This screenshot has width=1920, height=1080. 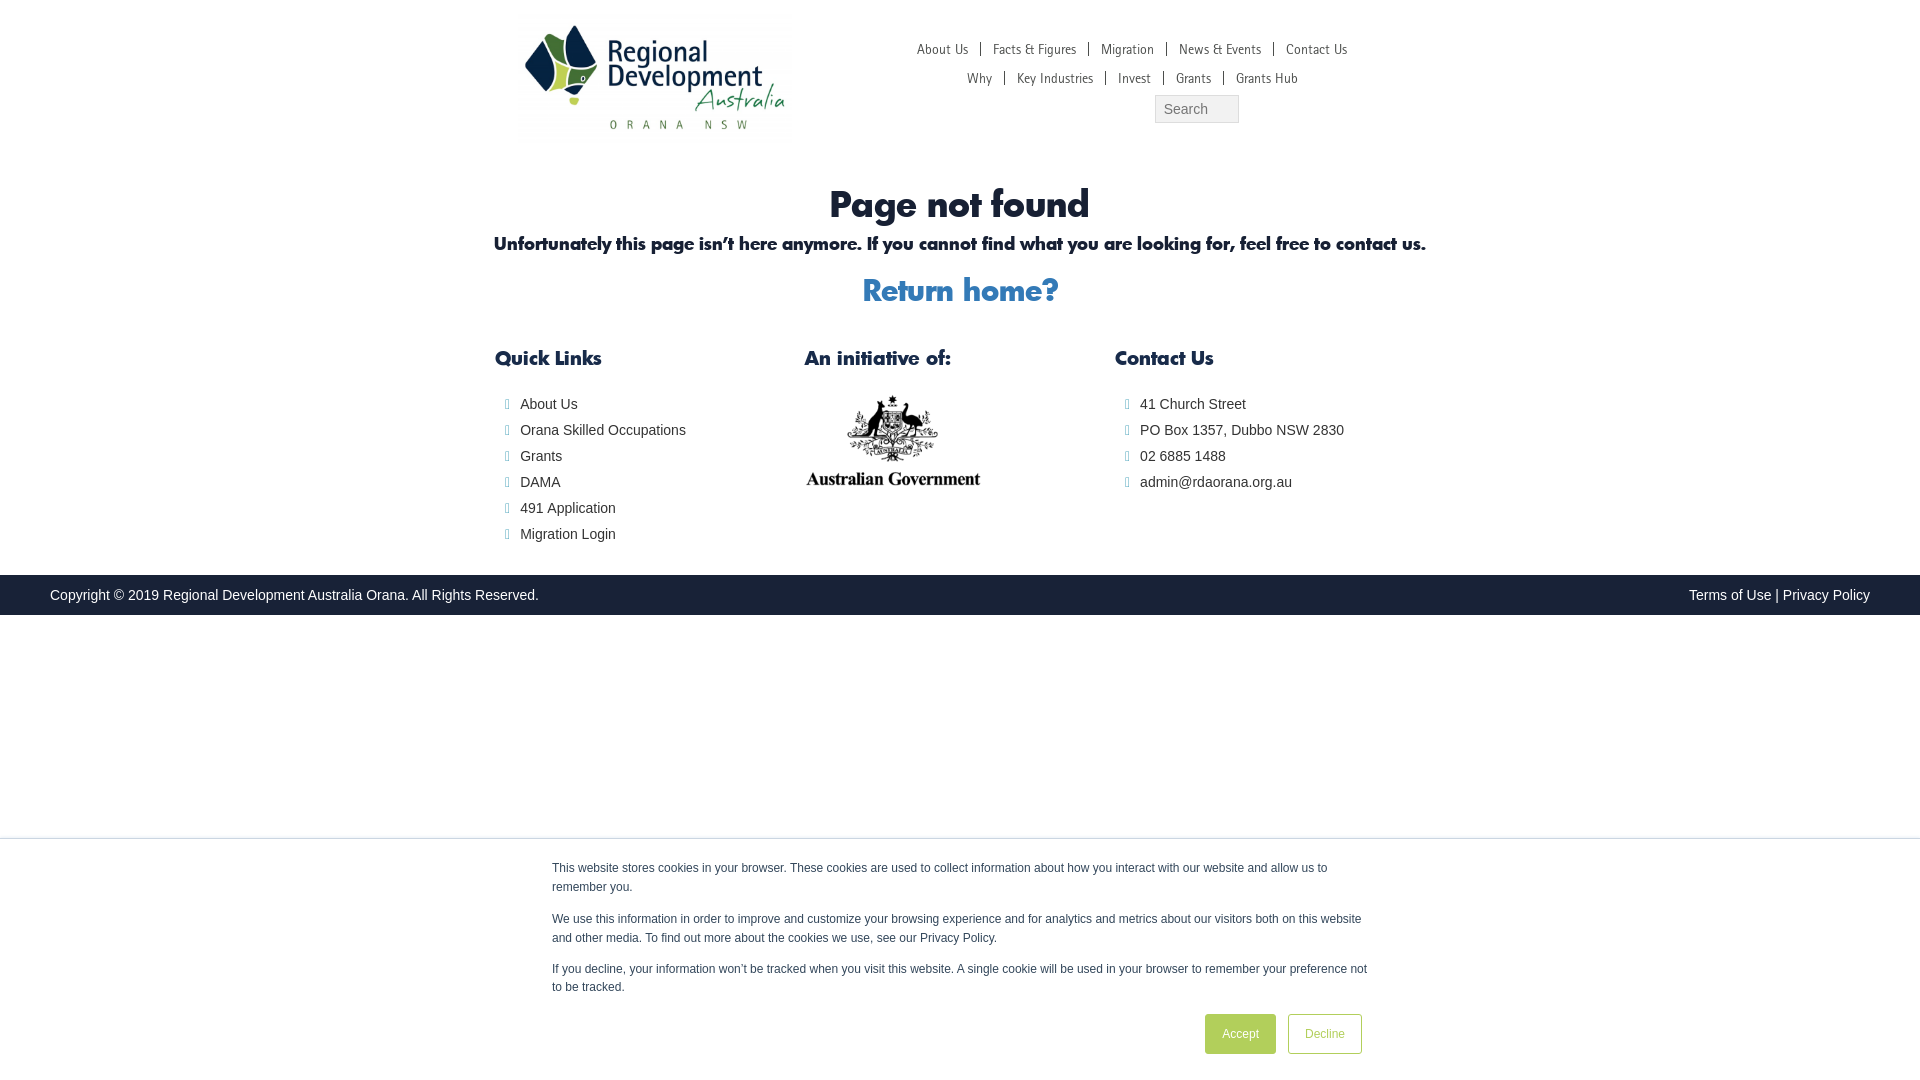 What do you see at coordinates (1218, 48) in the screenshot?
I see `'News & Events'` at bounding box center [1218, 48].